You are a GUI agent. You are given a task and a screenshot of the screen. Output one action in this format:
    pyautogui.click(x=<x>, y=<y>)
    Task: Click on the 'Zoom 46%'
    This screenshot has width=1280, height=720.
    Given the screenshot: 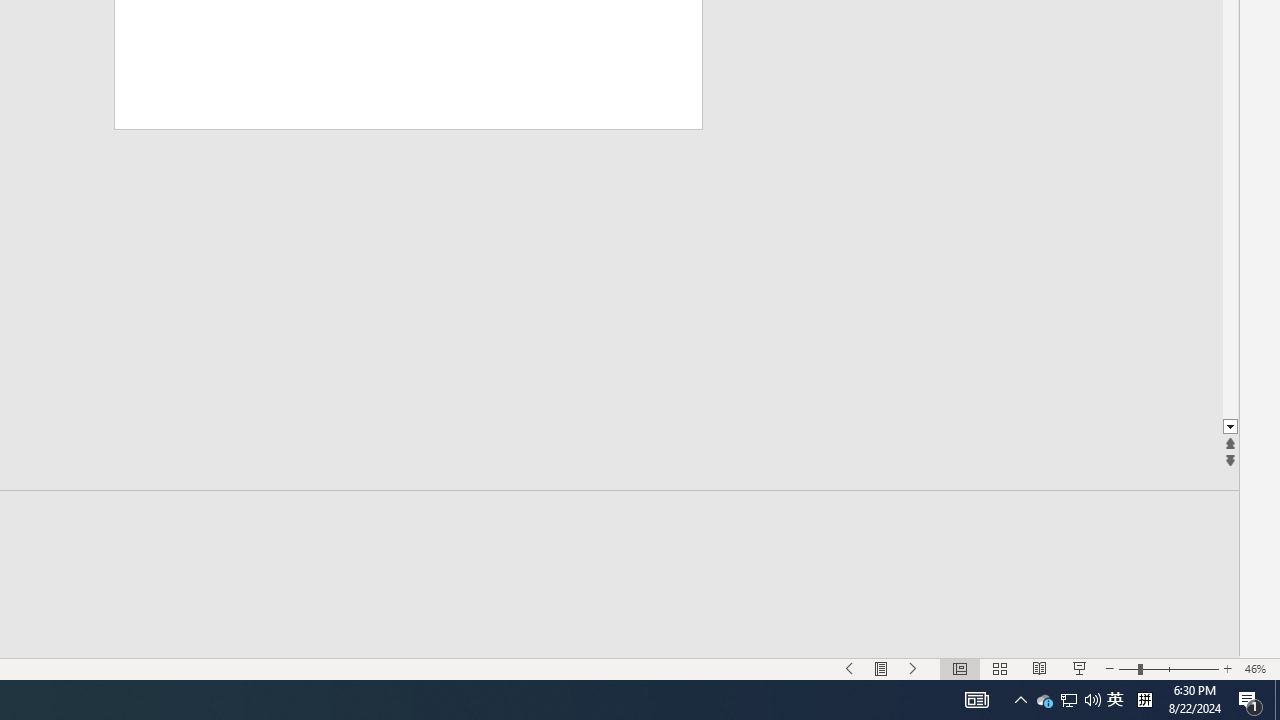 What is the action you would take?
    pyautogui.click(x=1257, y=669)
    